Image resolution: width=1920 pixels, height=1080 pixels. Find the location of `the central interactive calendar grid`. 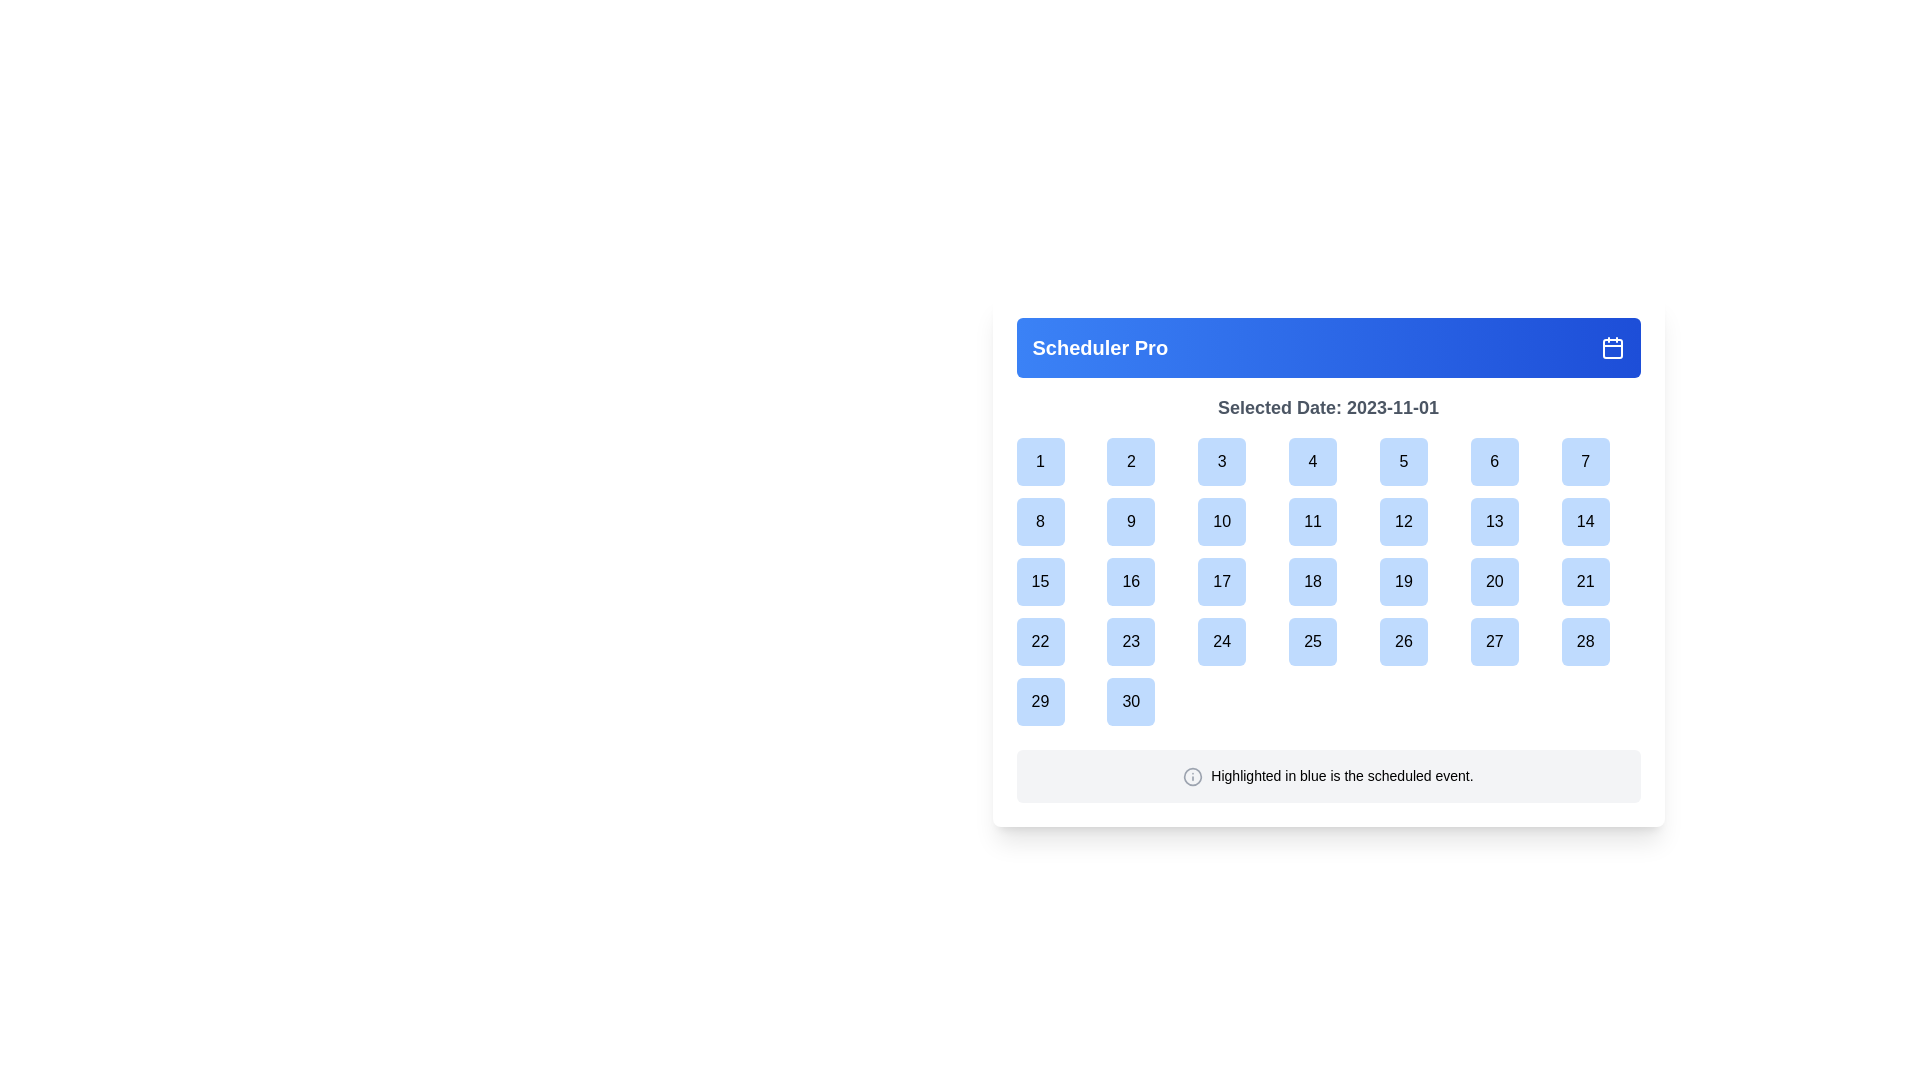

the central interactive calendar grid is located at coordinates (1328, 597).